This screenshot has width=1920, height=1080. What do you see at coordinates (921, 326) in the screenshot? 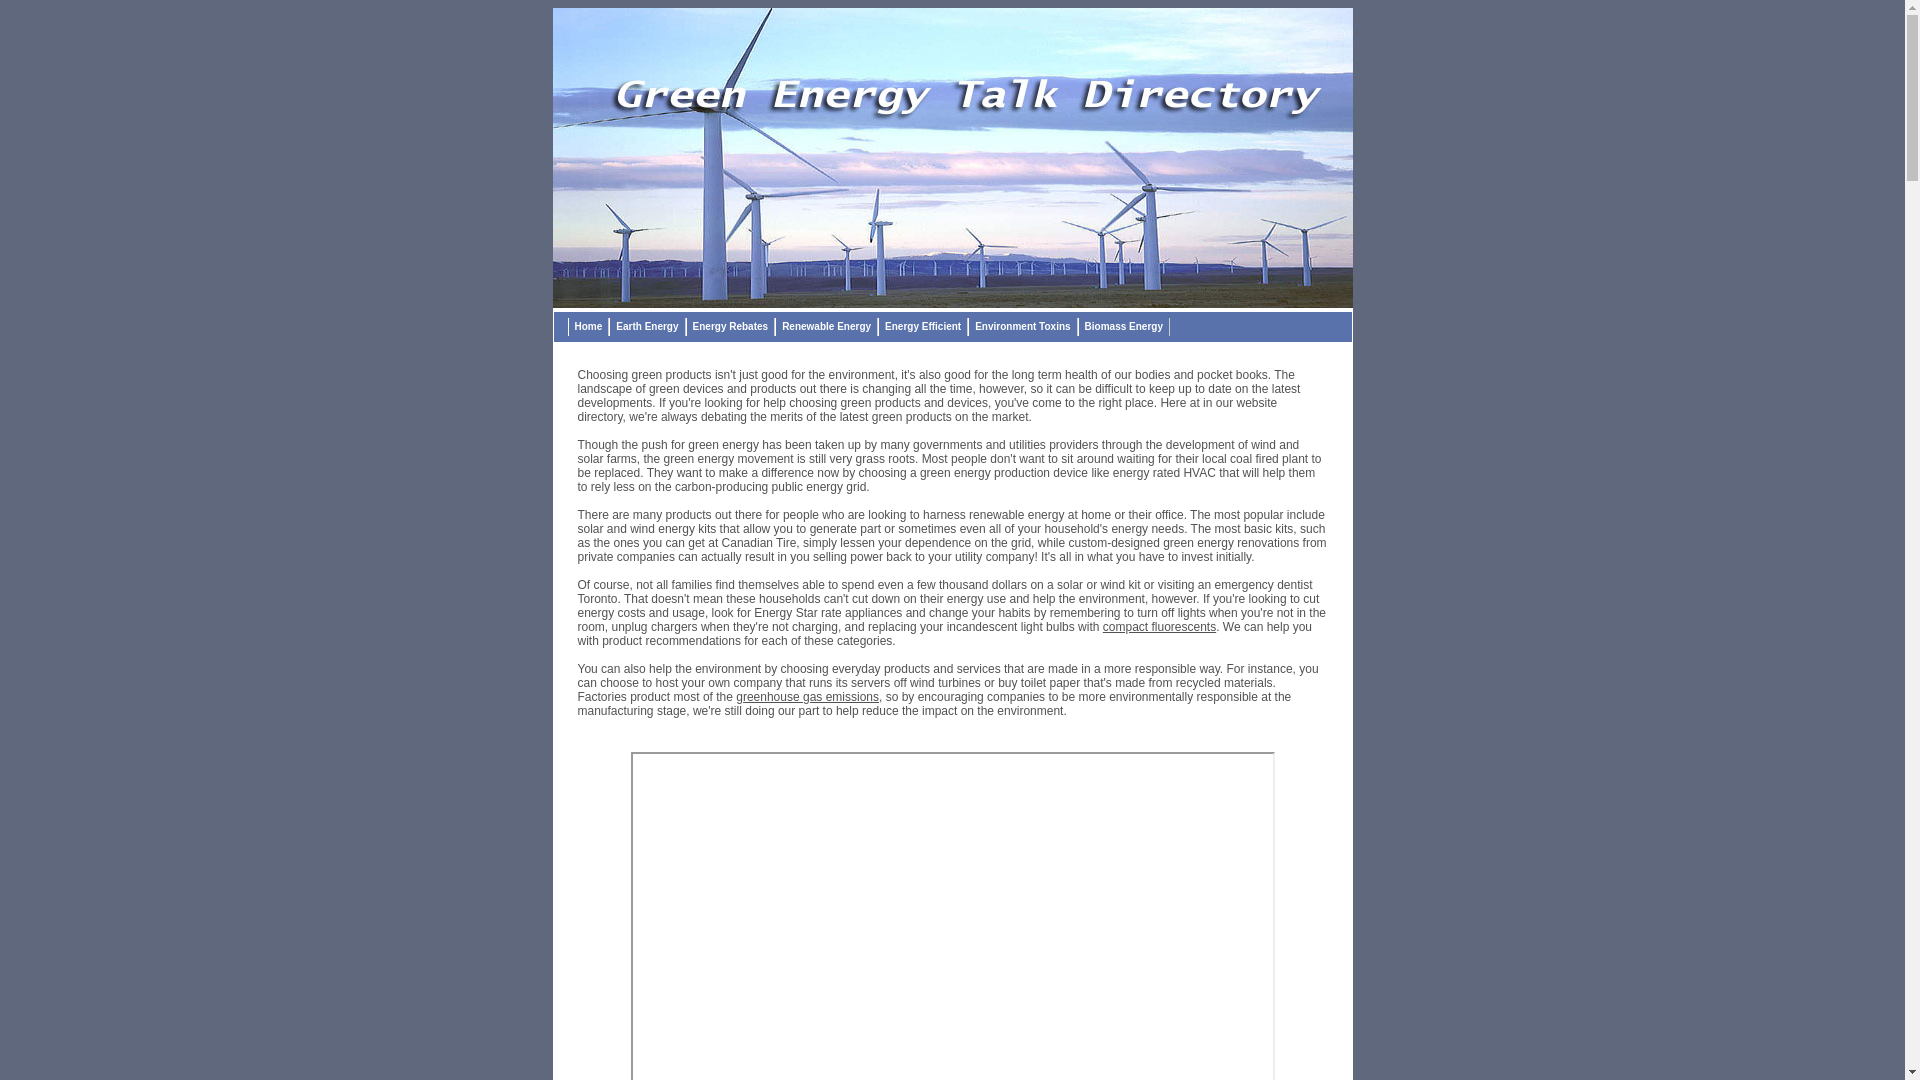
I see `'Energy Efficient'` at bounding box center [921, 326].